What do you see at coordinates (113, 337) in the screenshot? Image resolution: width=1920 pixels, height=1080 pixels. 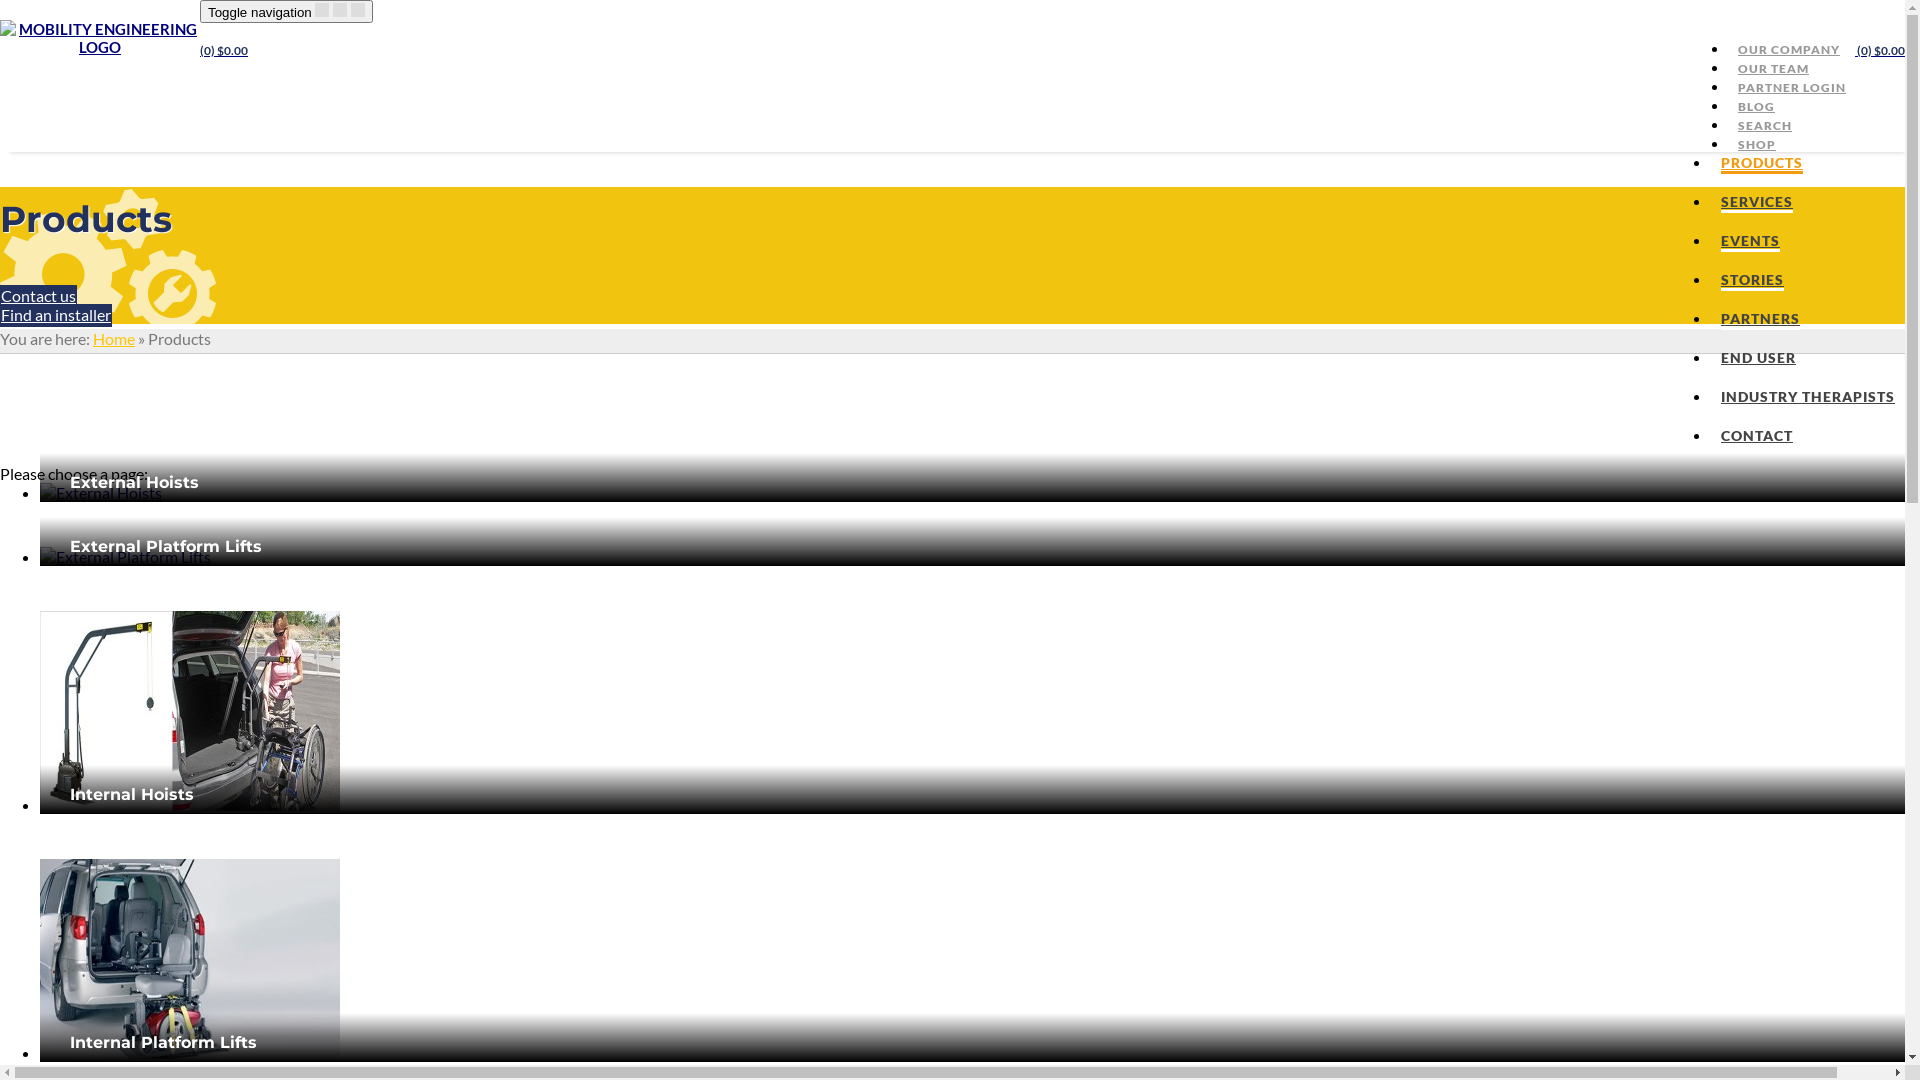 I see `'Home'` at bounding box center [113, 337].